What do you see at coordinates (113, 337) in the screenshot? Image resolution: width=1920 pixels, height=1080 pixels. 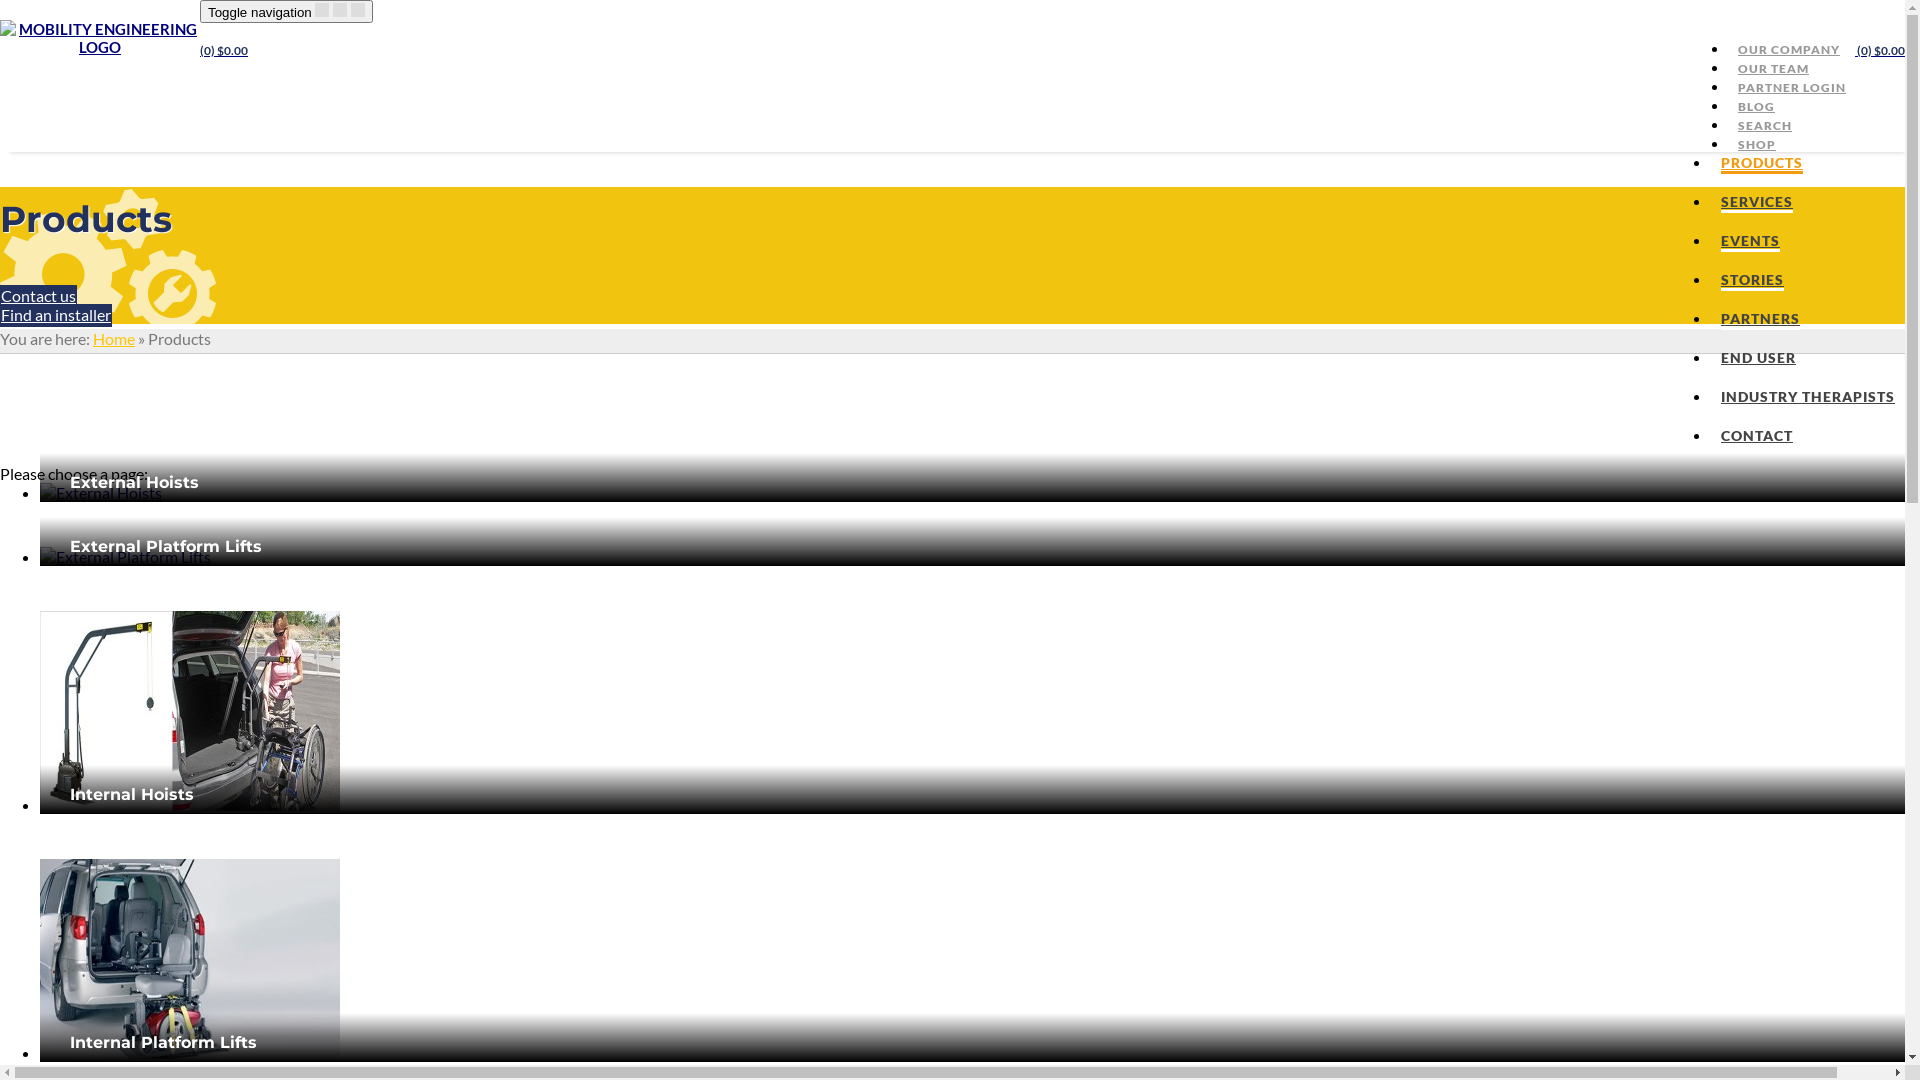 I see `'Home'` at bounding box center [113, 337].